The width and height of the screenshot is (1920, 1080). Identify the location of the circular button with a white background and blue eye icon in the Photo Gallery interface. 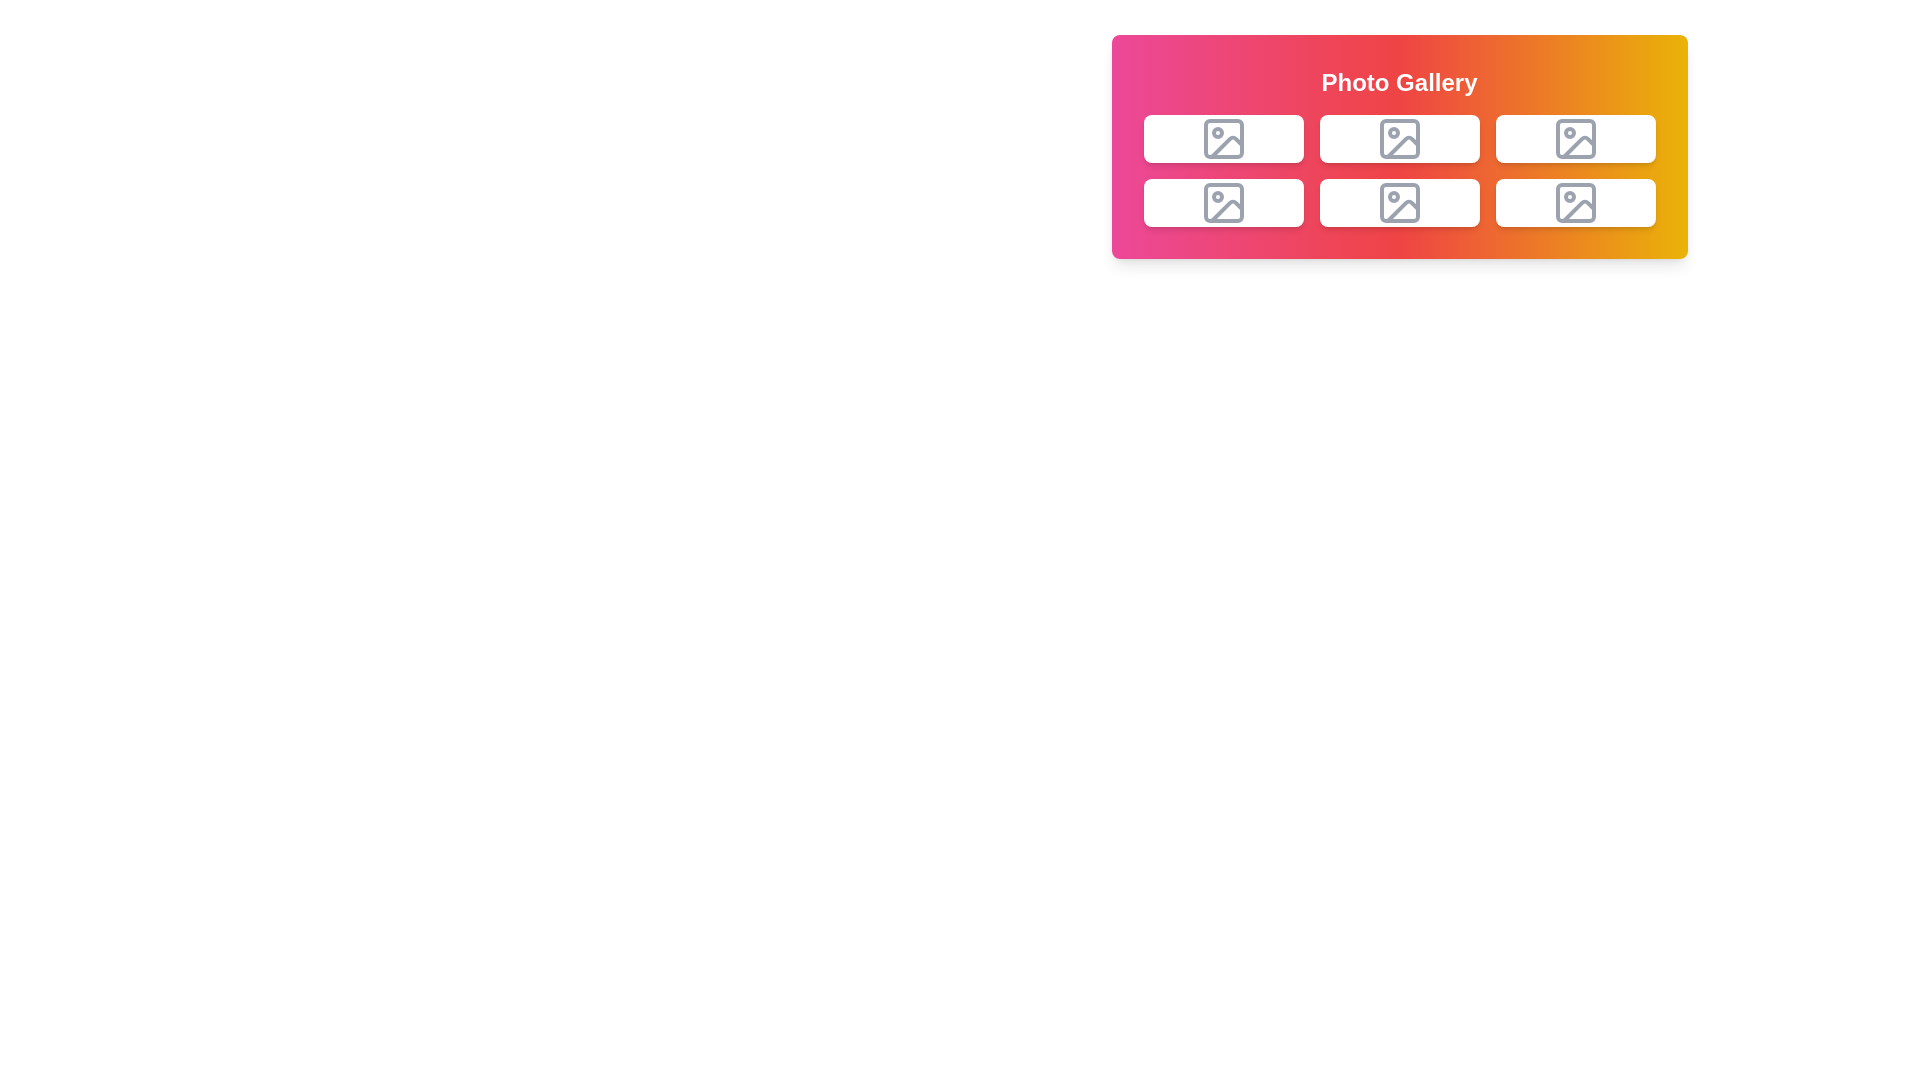
(1197, 203).